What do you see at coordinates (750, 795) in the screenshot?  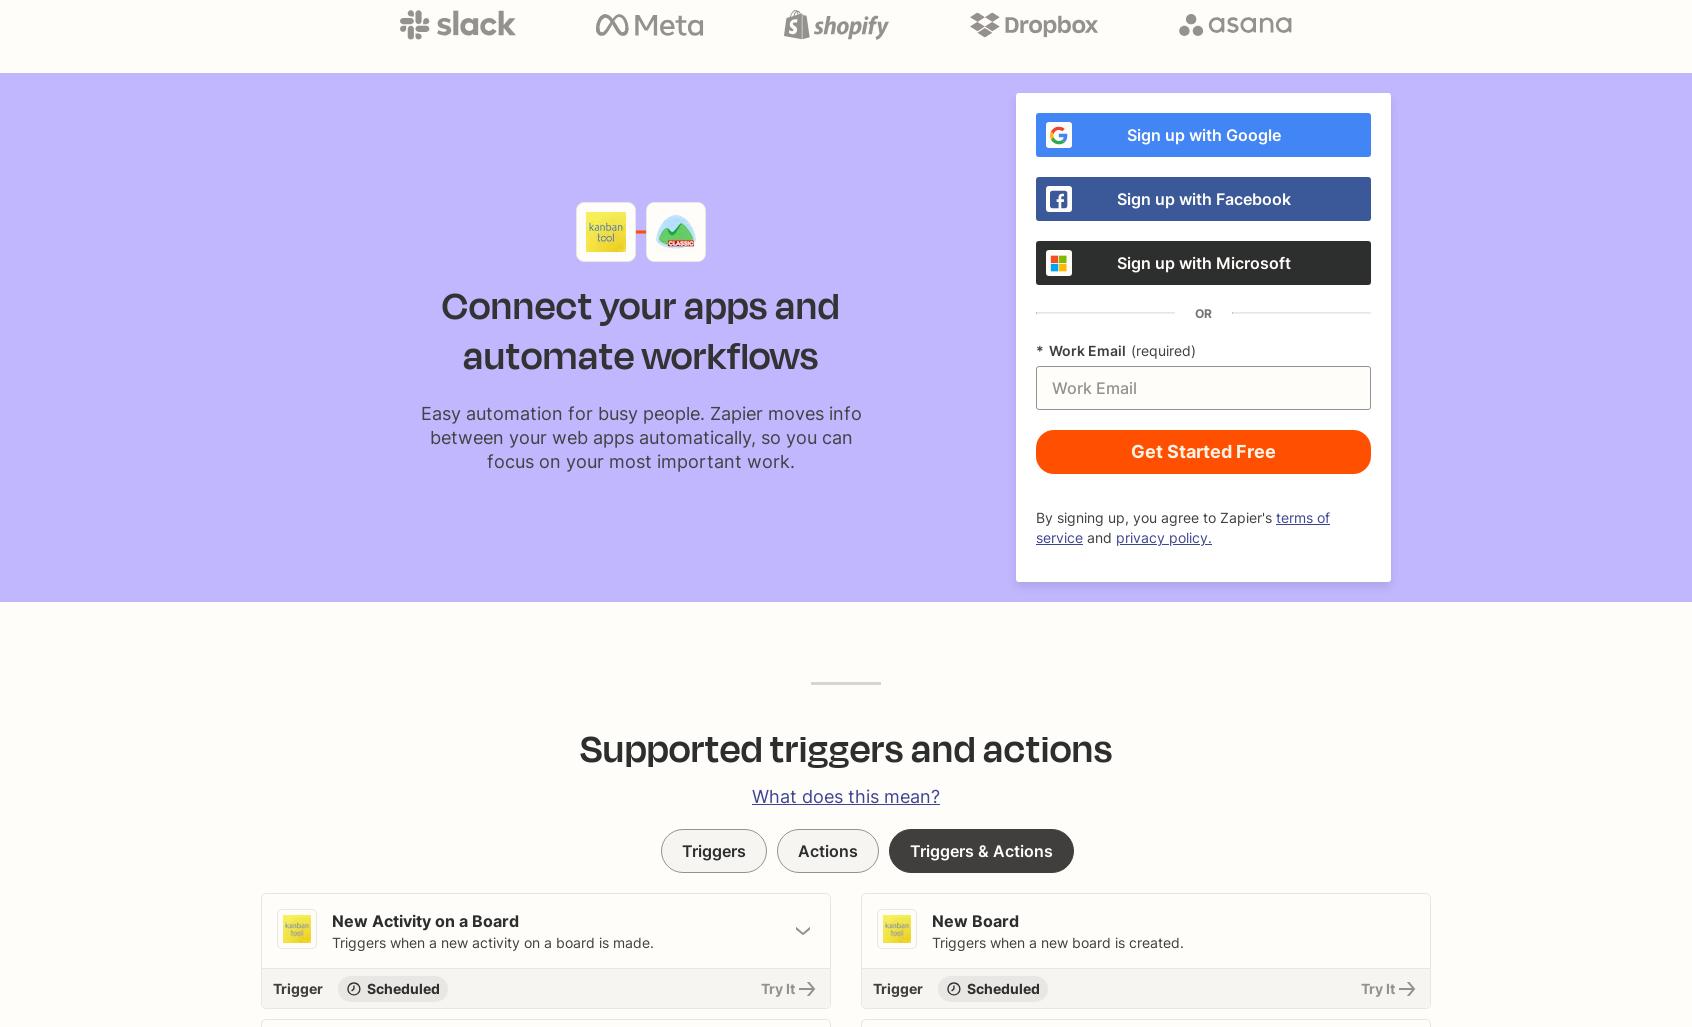 I see `'What does this mean?'` at bounding box center [750, 795].